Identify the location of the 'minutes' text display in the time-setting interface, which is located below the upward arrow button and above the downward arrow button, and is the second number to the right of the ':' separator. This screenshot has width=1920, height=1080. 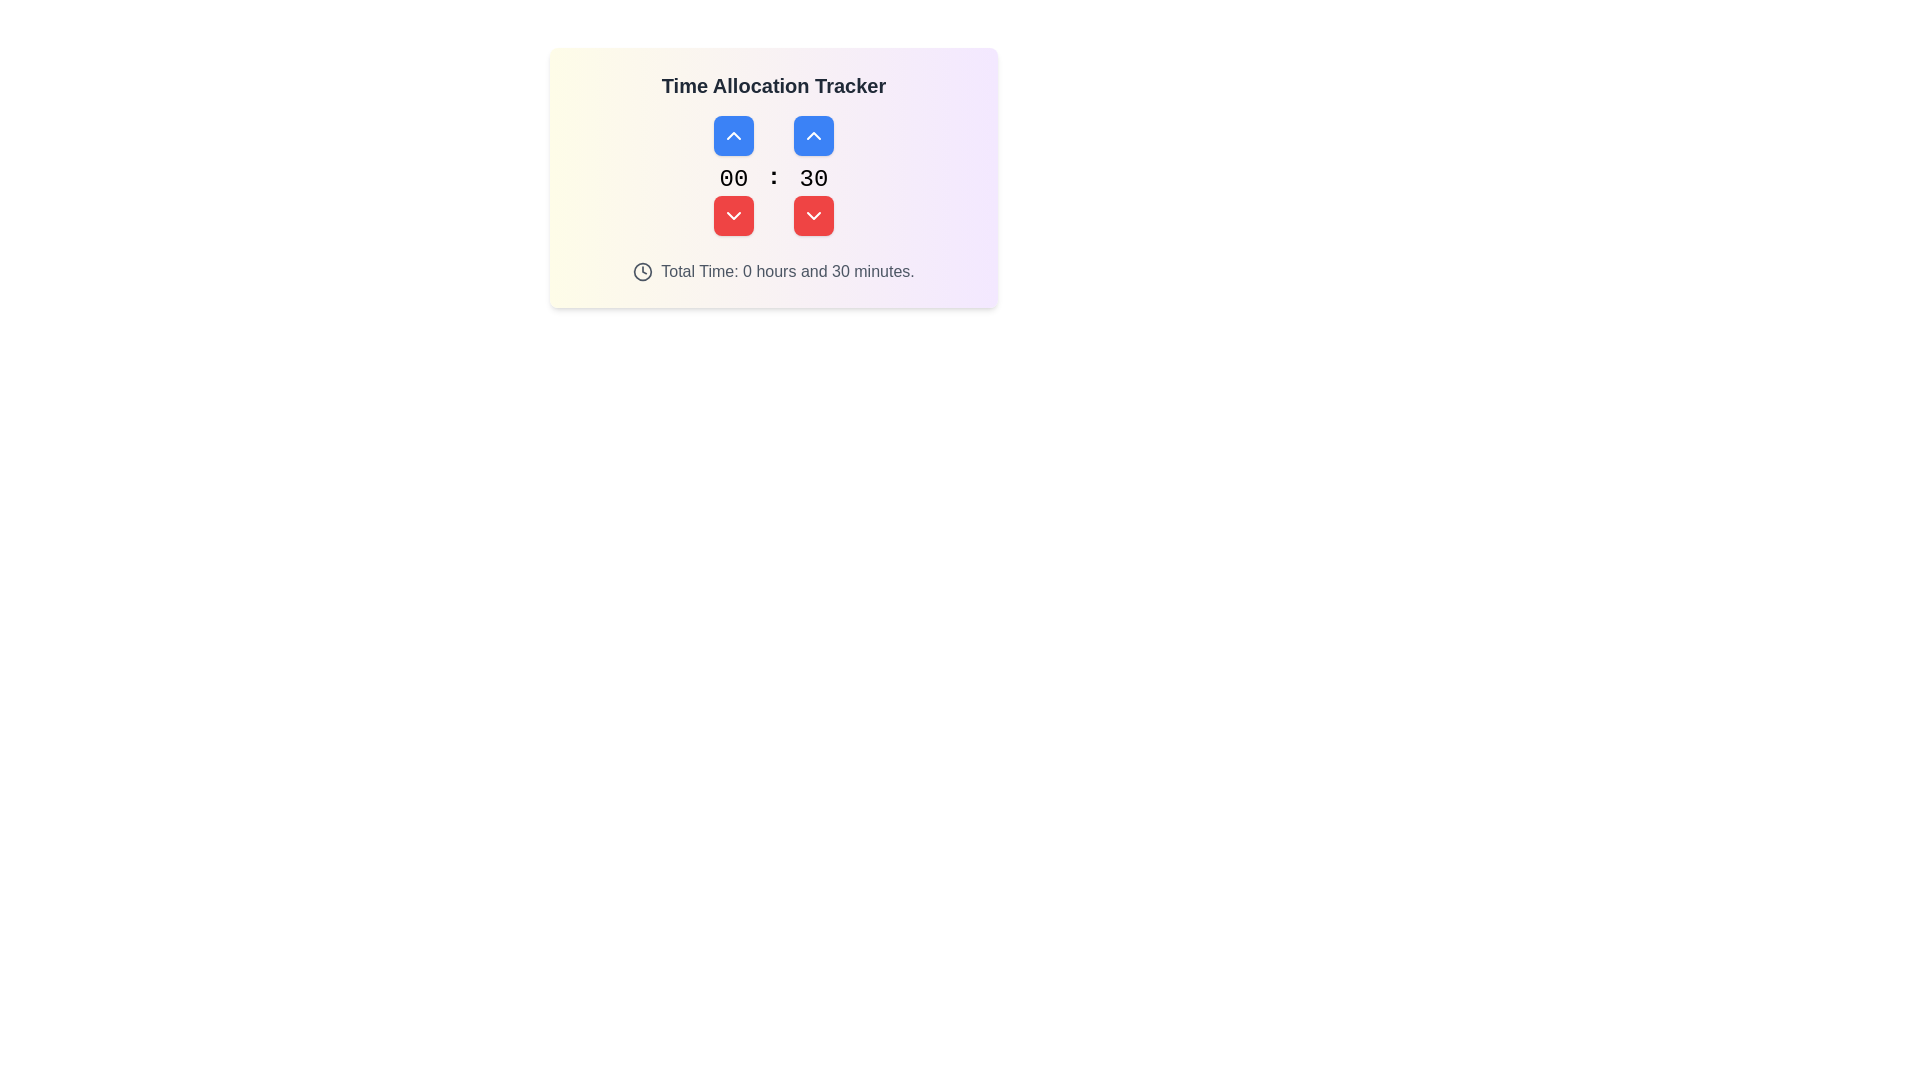
(814, 175).